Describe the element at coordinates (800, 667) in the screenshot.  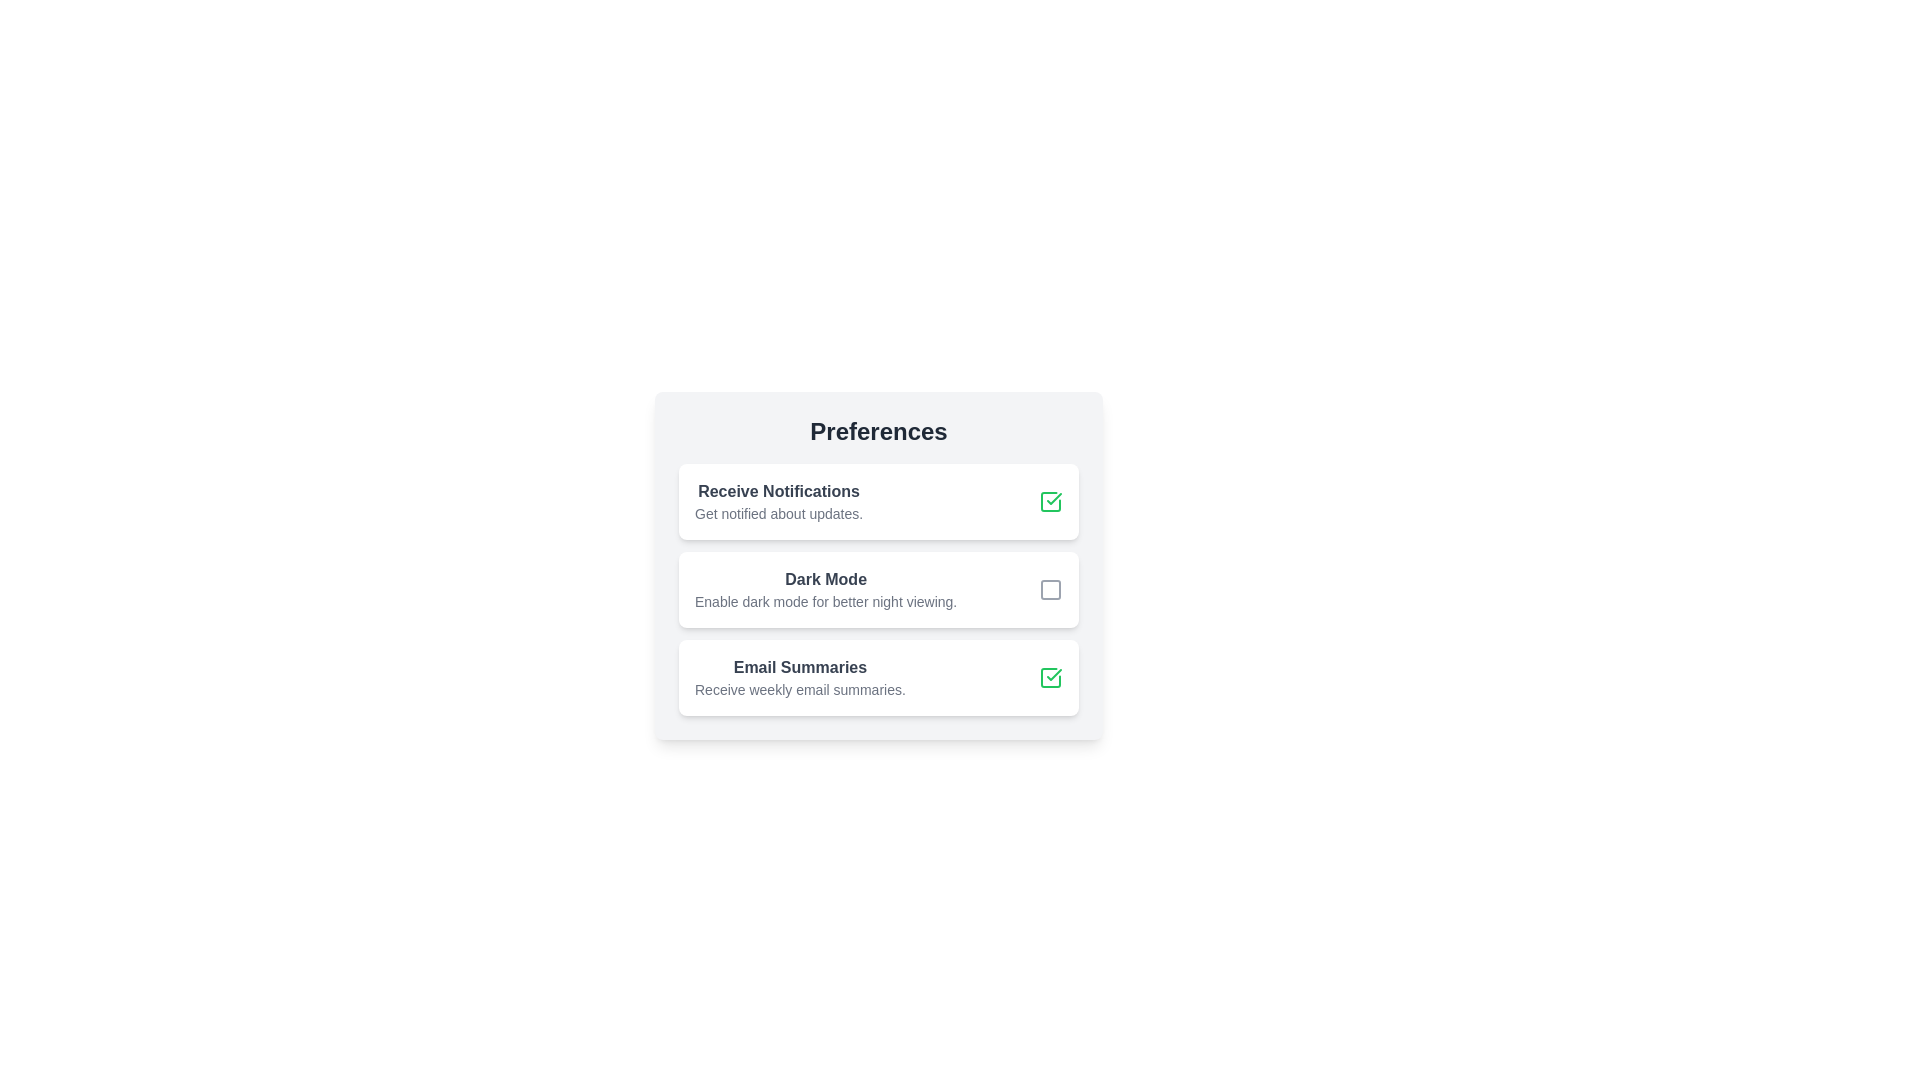
I see `the non-interactive text label that identifies the third group of options in the 'Preferences' card, positioned above 'Receive weekly email summaries.'` at that location.